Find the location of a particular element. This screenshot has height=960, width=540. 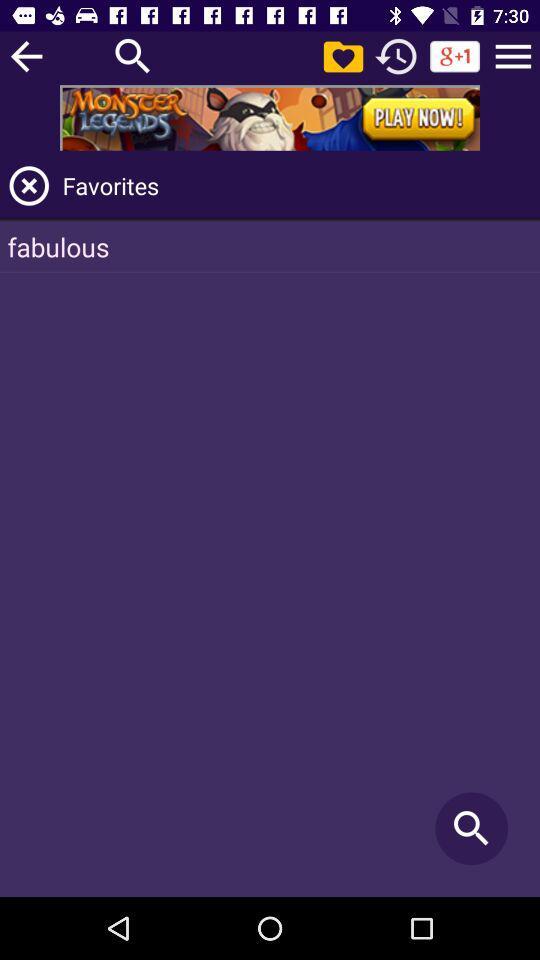

go back is located at coordinates (25, 55).